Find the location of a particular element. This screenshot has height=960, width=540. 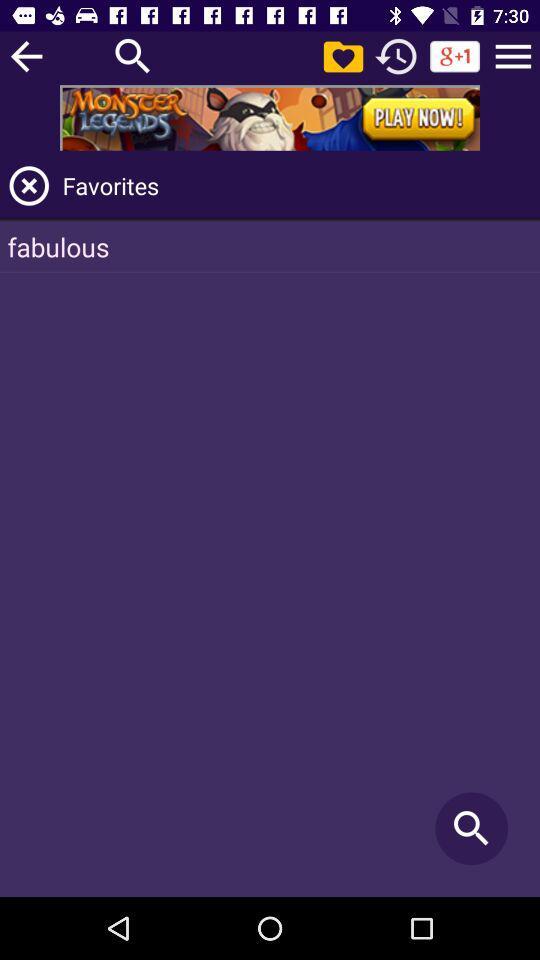

go back is located at coordinates (25, 55).